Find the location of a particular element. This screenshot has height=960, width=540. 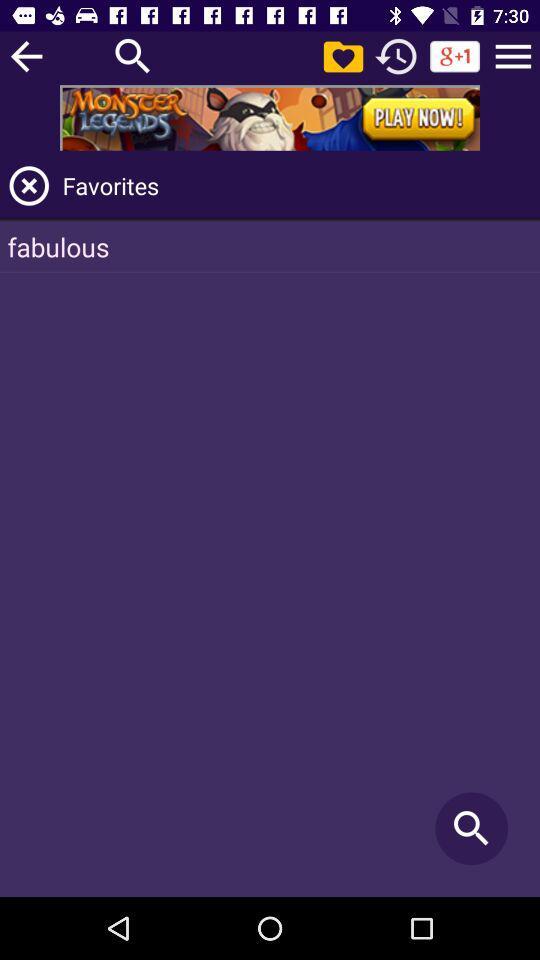

go back is located at coordinates (25, 55).